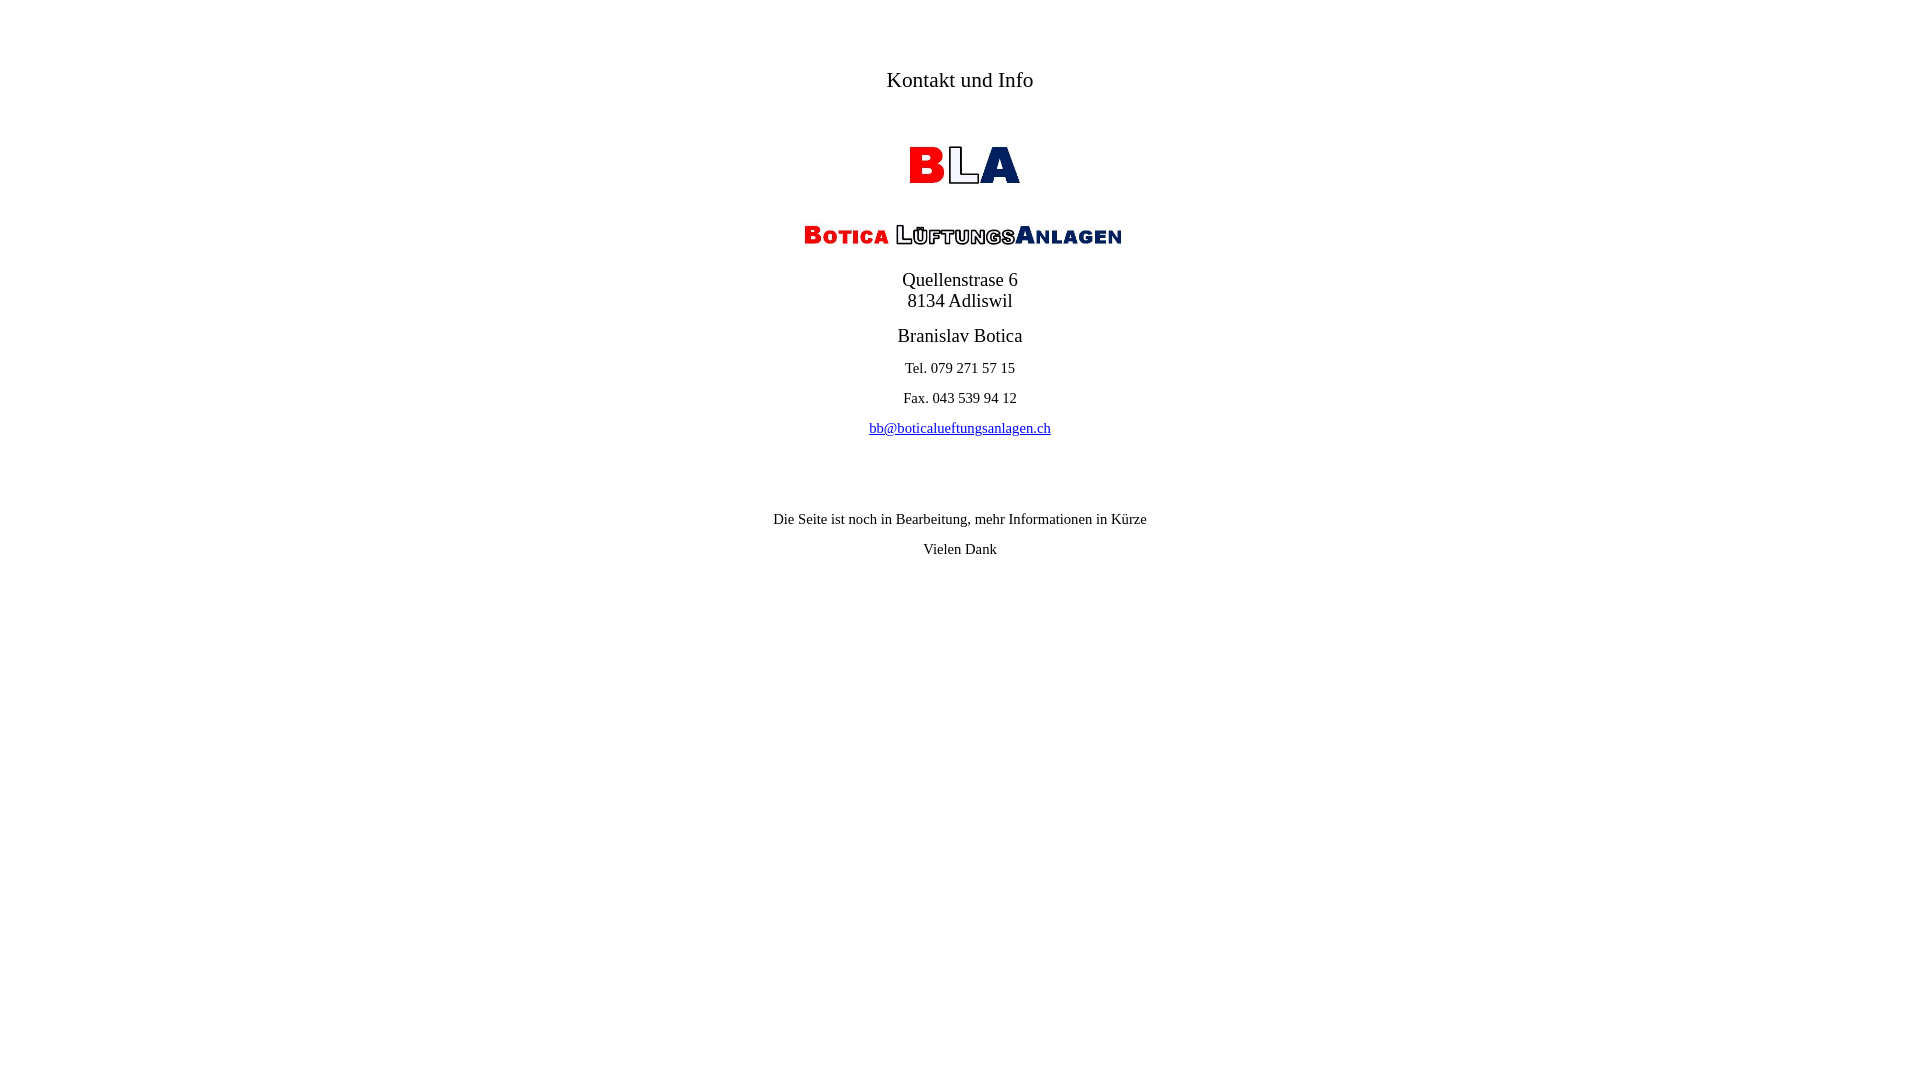  What do you see at coordinates (960, 427) in the screenshot?
I see `'bb@boticalueftungsanlagen.ch'` at bounding box center [960, 427].